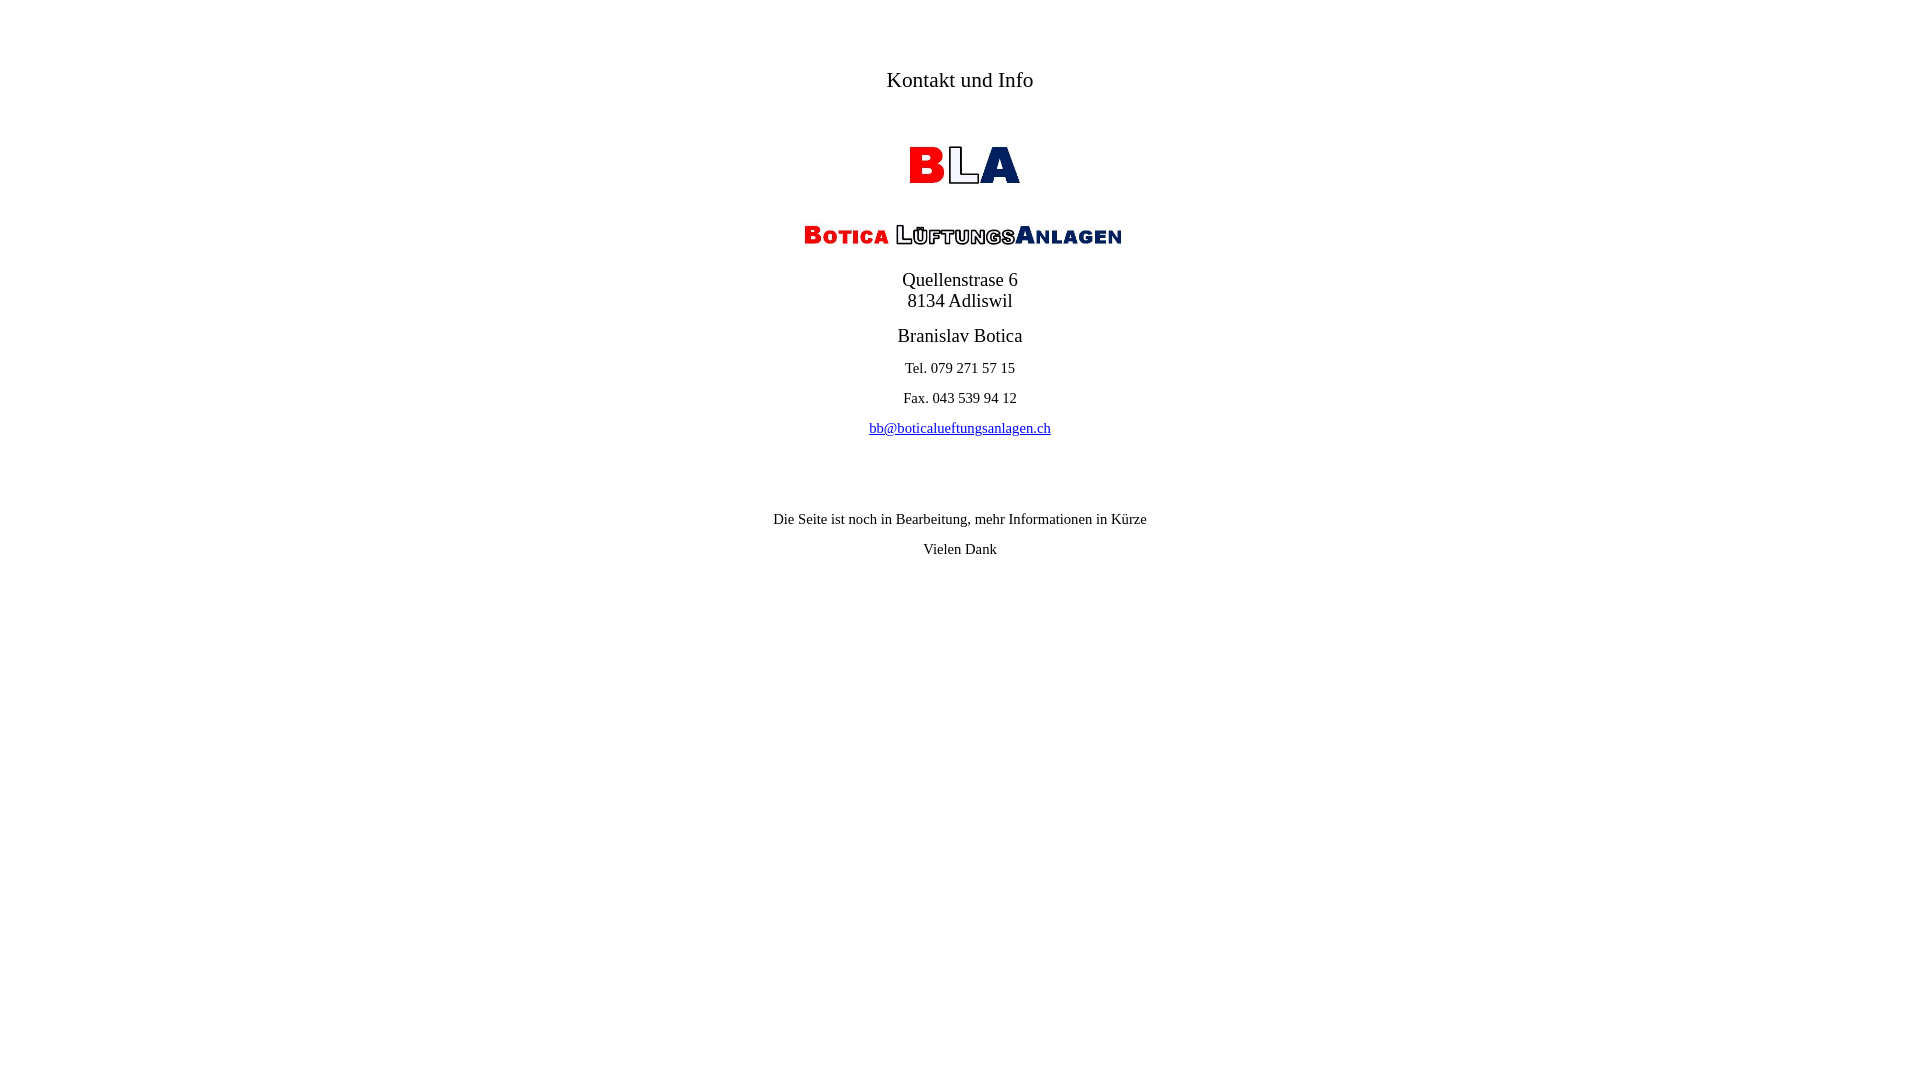  What do you see at coordinates (960, 427) in the screenshot?
I see `'bb@boticalueftungsanlagen.ch'` at bounding box center [960, 427].